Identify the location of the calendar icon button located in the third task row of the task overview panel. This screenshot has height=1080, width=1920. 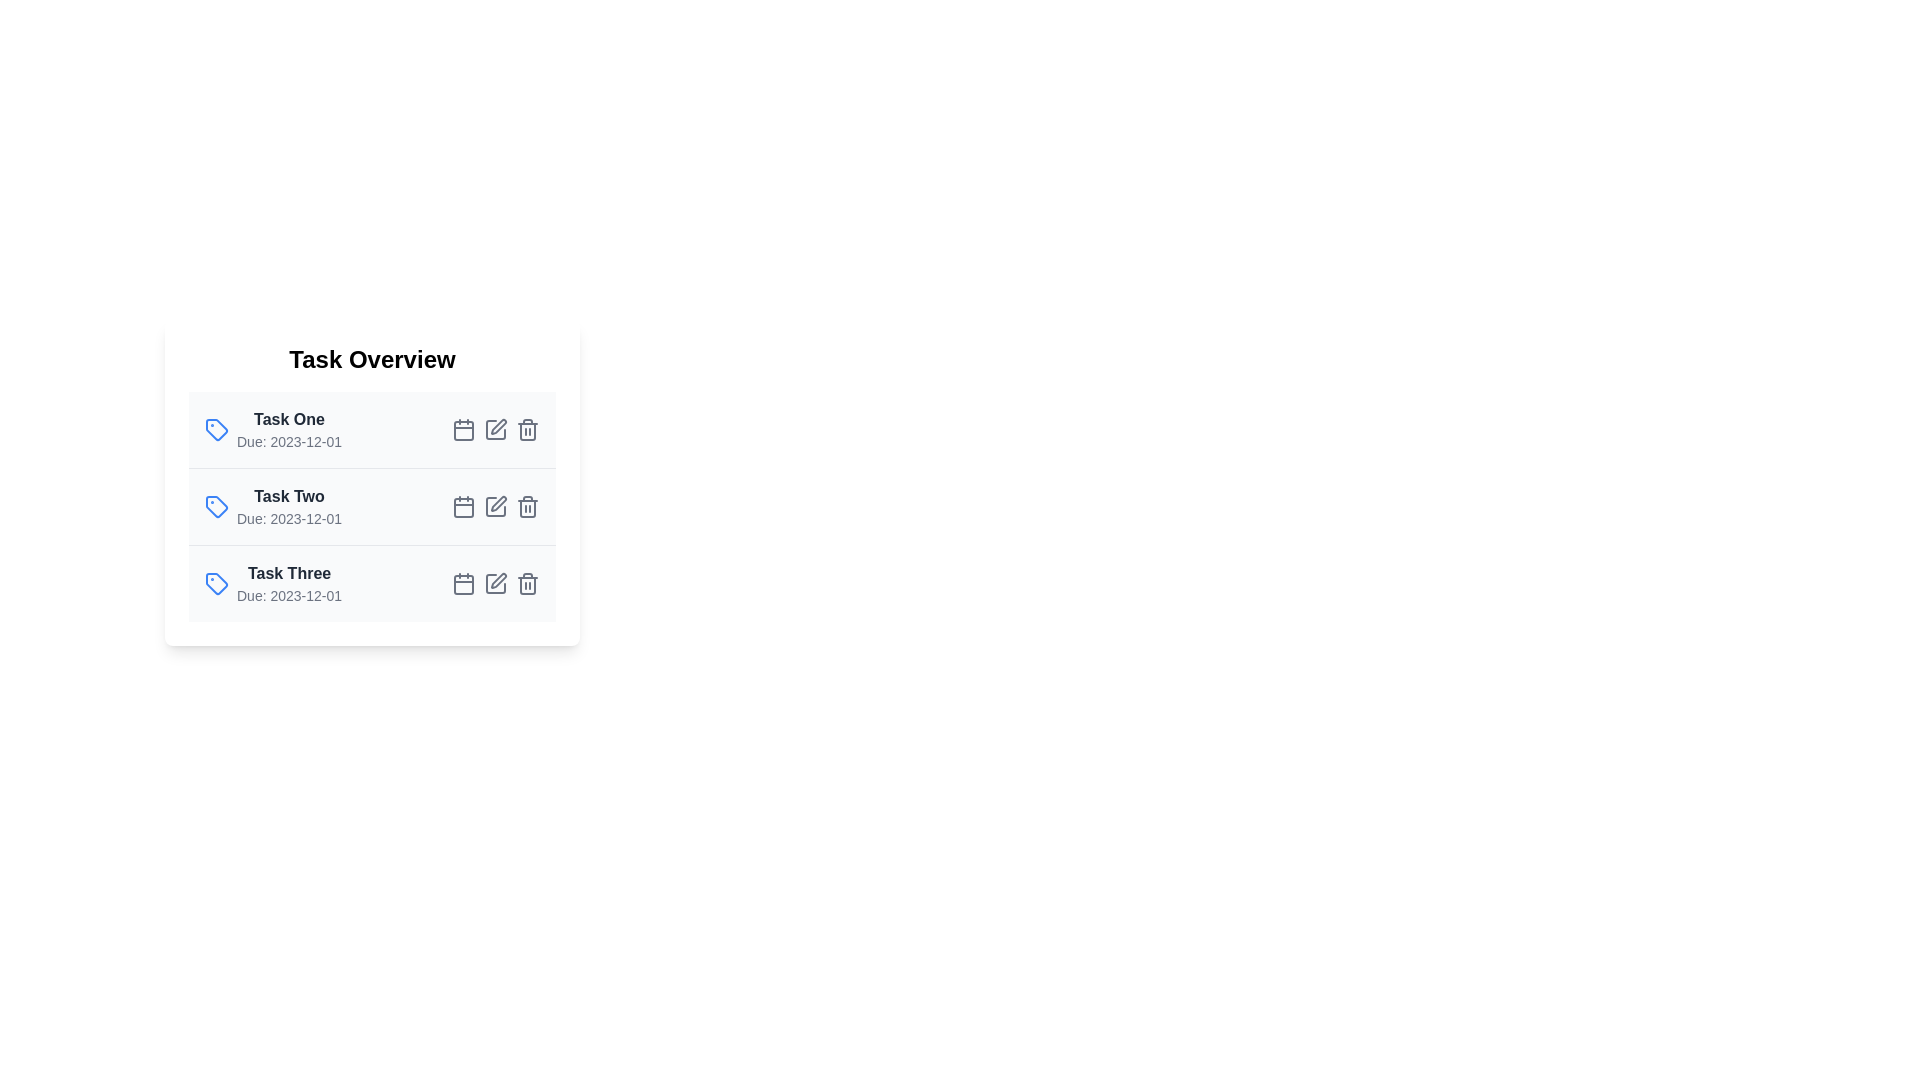
(463, 583).